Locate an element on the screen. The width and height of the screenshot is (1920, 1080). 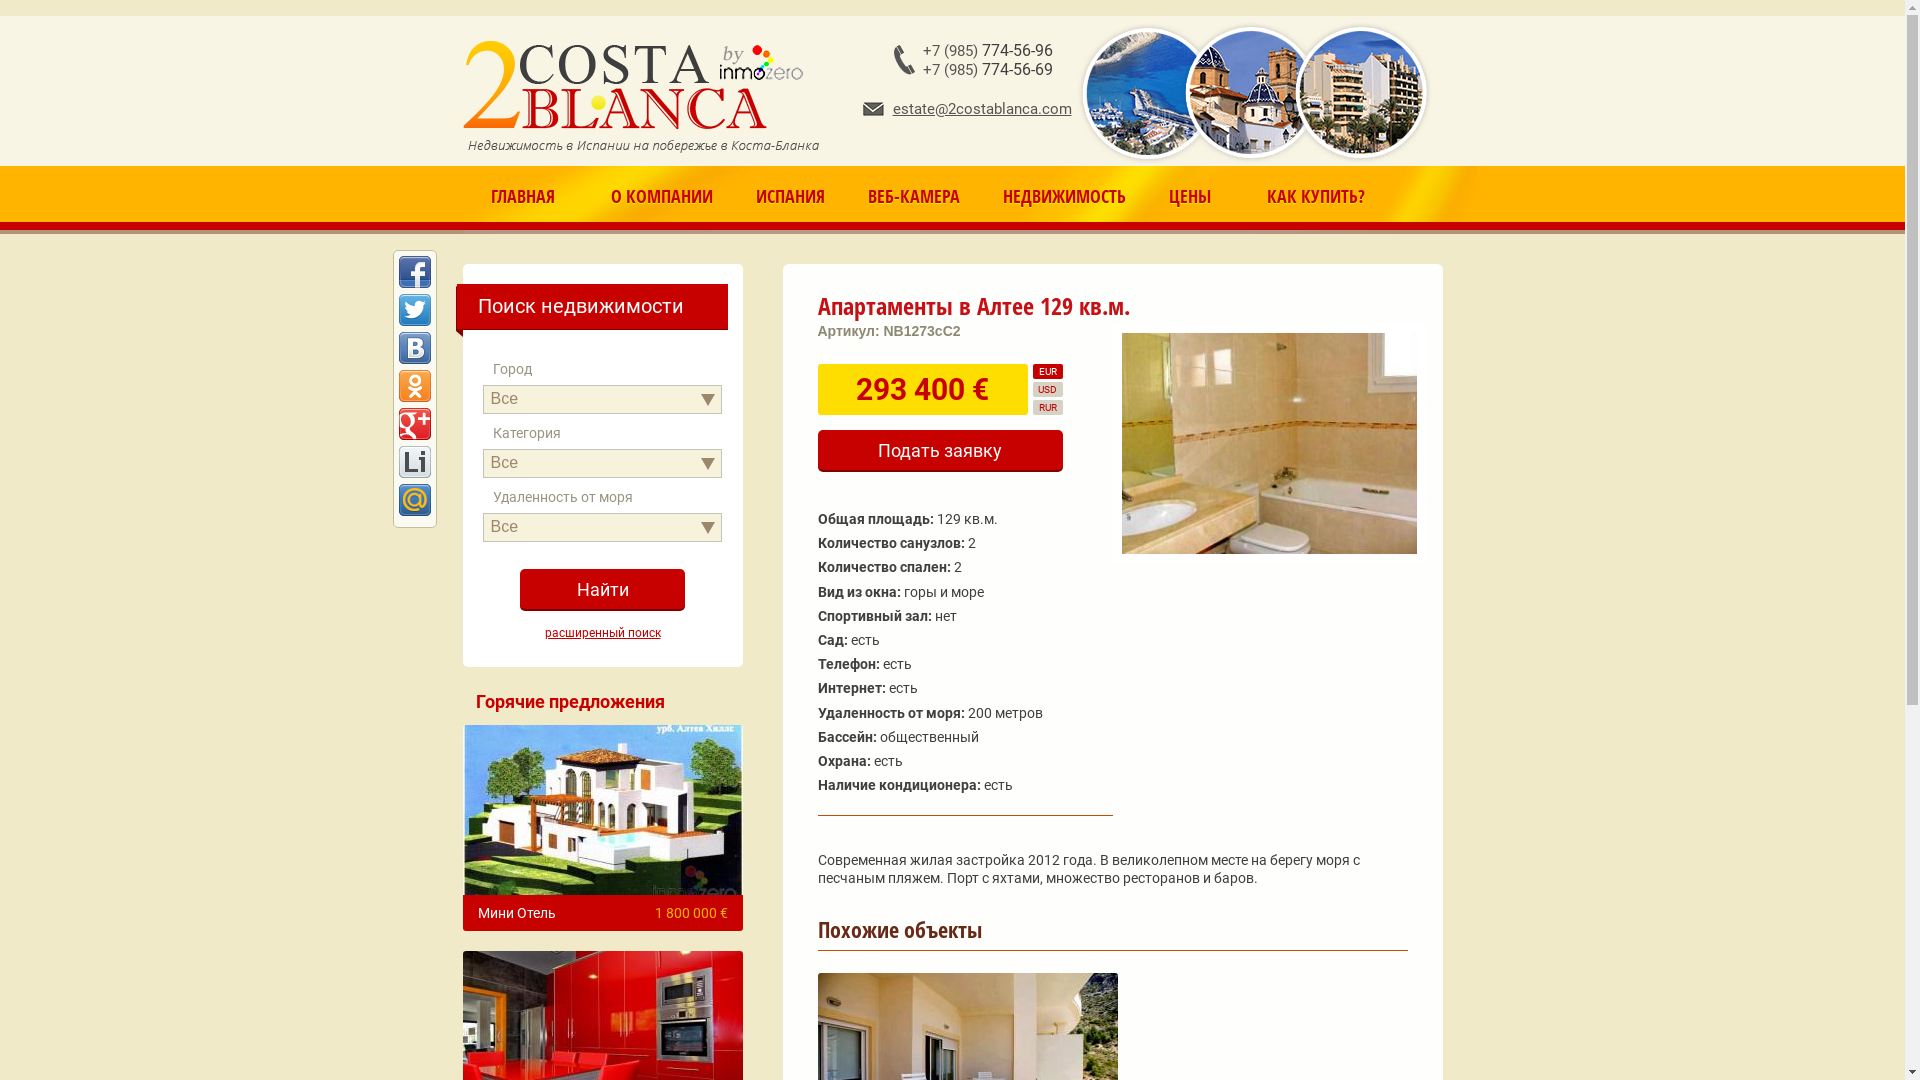
'RUR' is located at coordinates (1045, 406).